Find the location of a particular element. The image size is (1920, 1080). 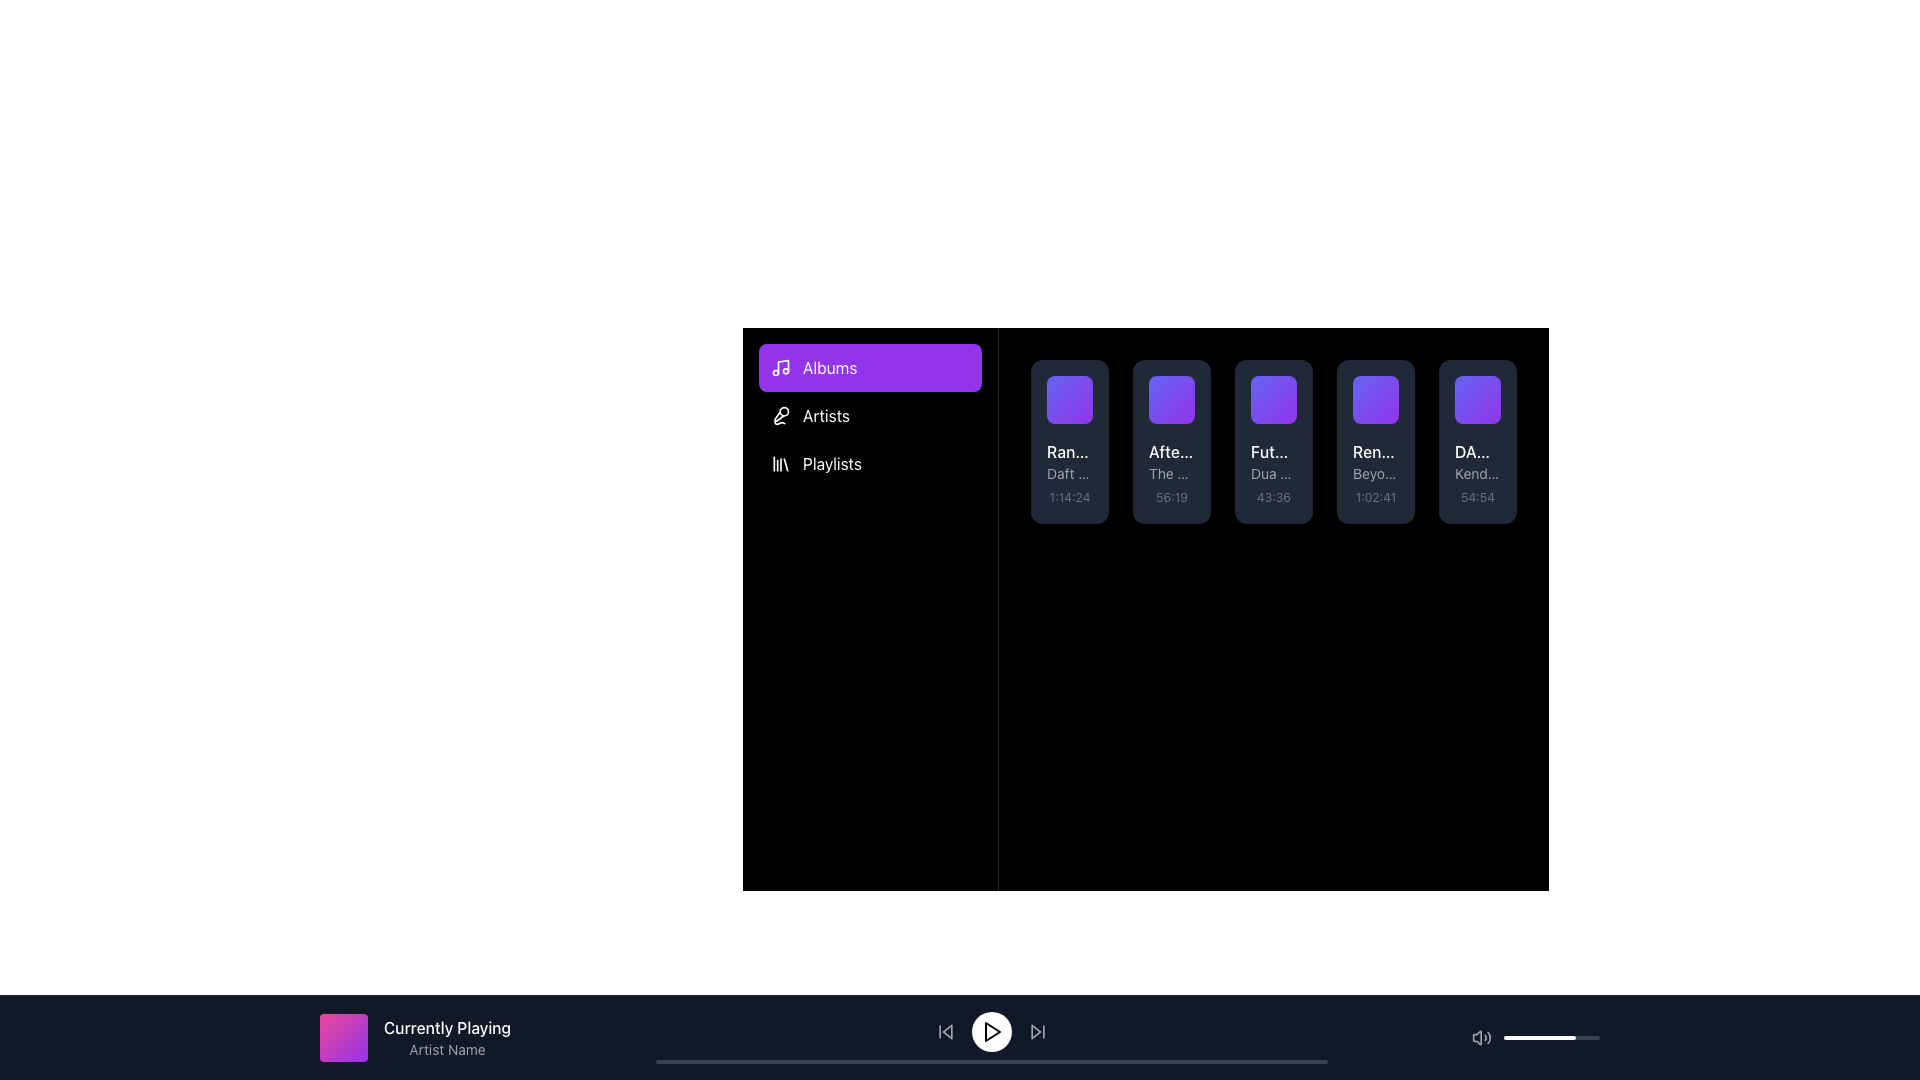

the circular button with a white heart icon located in the top-right corner of the album card for 'Renaissance' by Beyoncé is located at coordinates (1386, 388).